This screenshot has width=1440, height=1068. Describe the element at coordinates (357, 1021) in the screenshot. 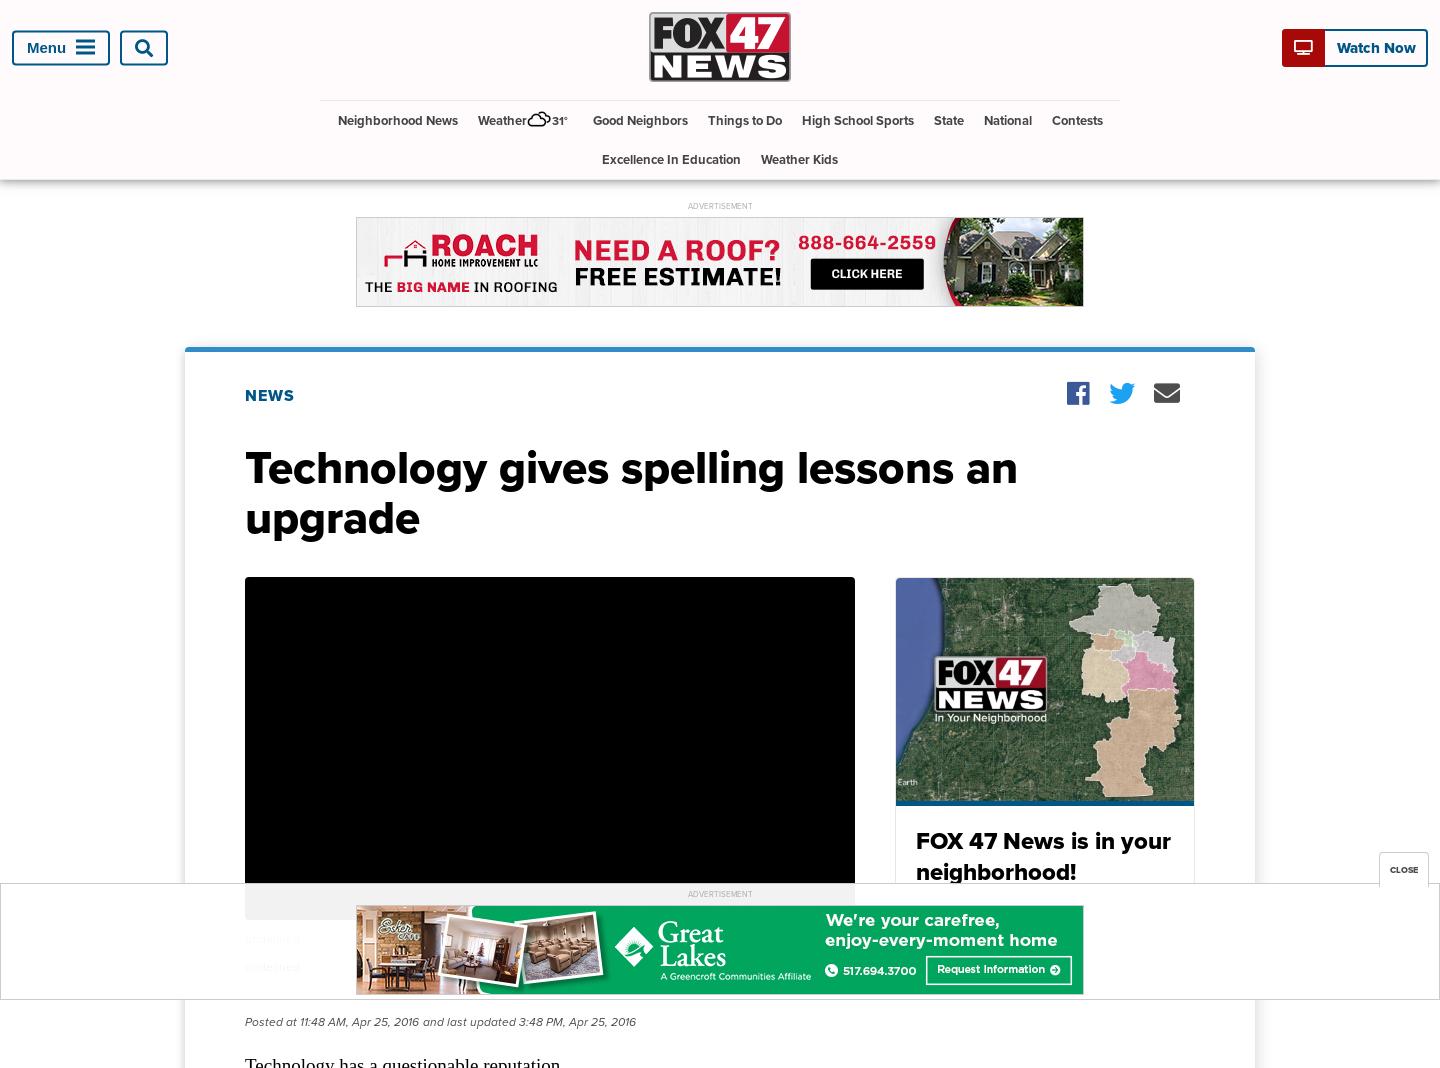

I see `'11:48 AM, Apr 25, 2016'` at that location.